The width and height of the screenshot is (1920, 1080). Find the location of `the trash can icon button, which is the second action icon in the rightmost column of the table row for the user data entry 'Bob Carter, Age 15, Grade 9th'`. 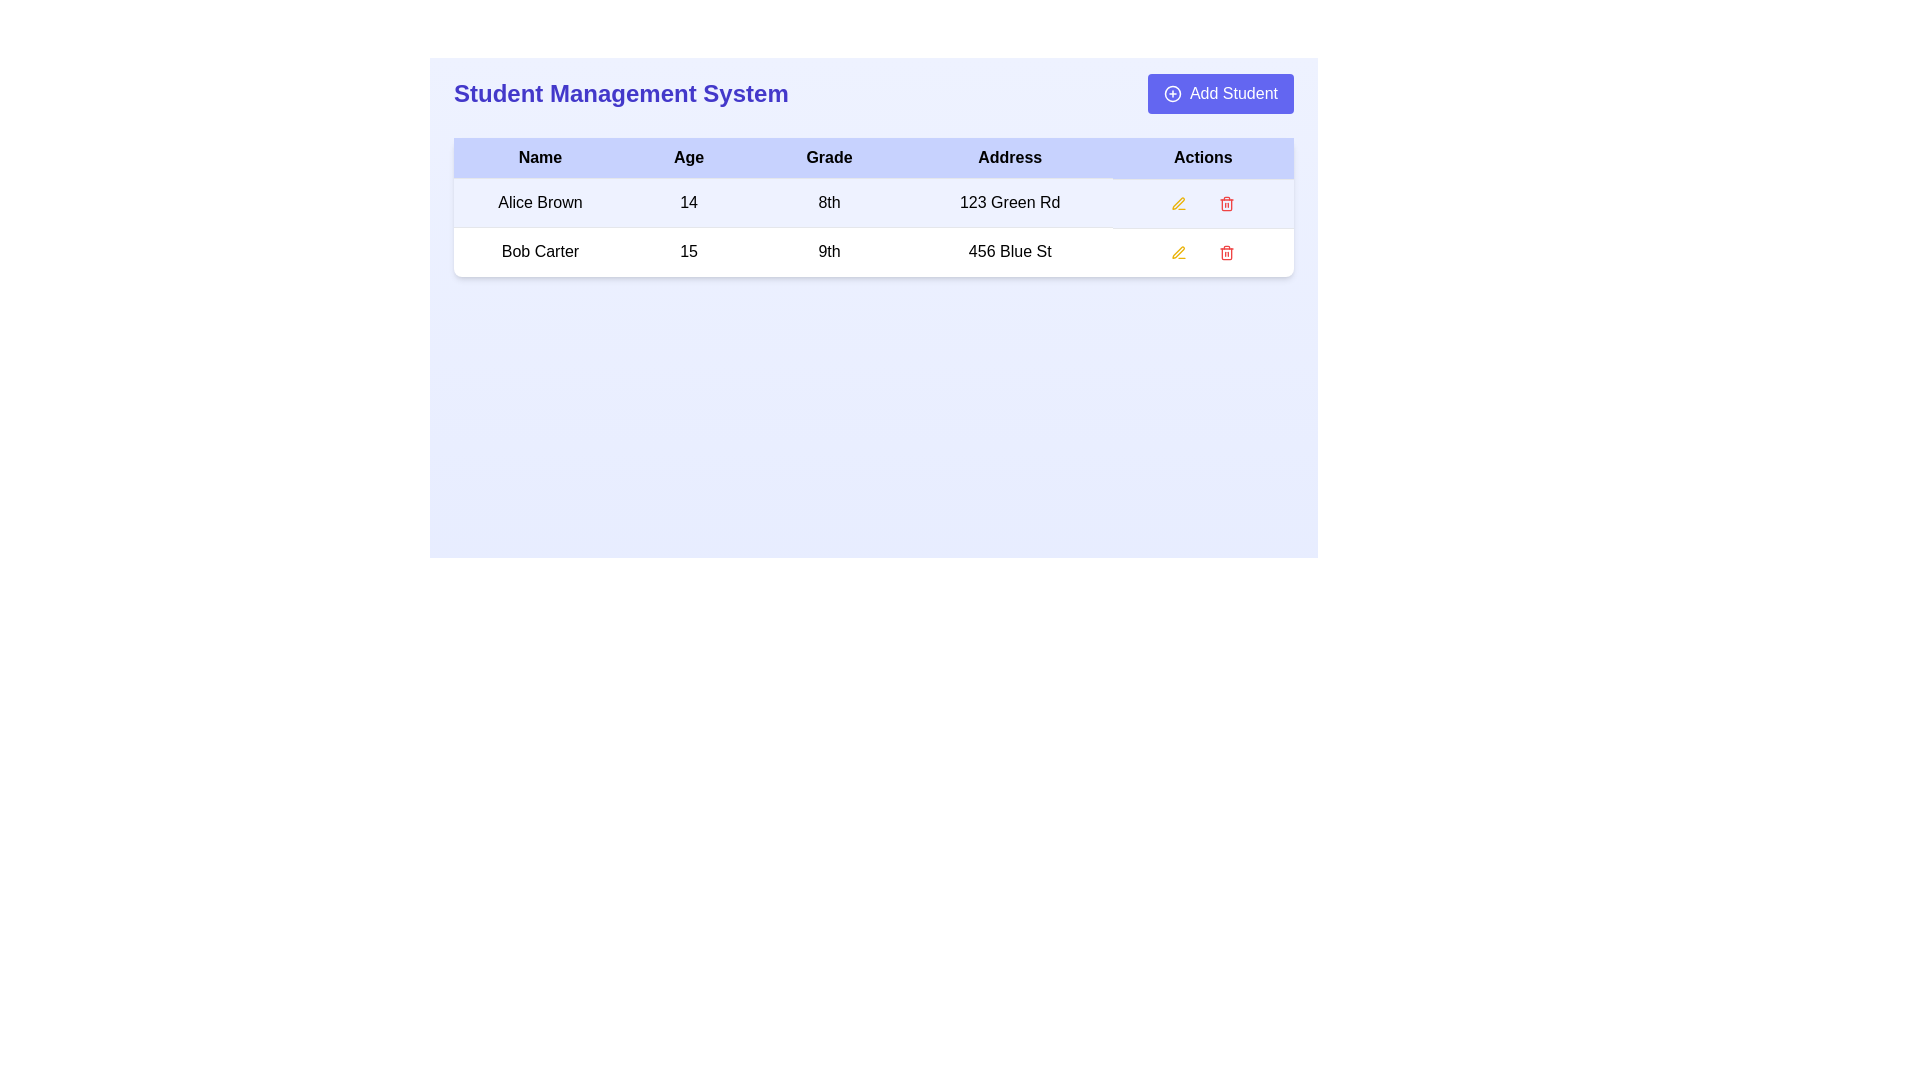

the trash can icon button, which is the second action icon in the rightmost column of the table row for the user data entry 'Bob Carter, Age 15, Grade 9th' is located at coordinates (1226, 251).